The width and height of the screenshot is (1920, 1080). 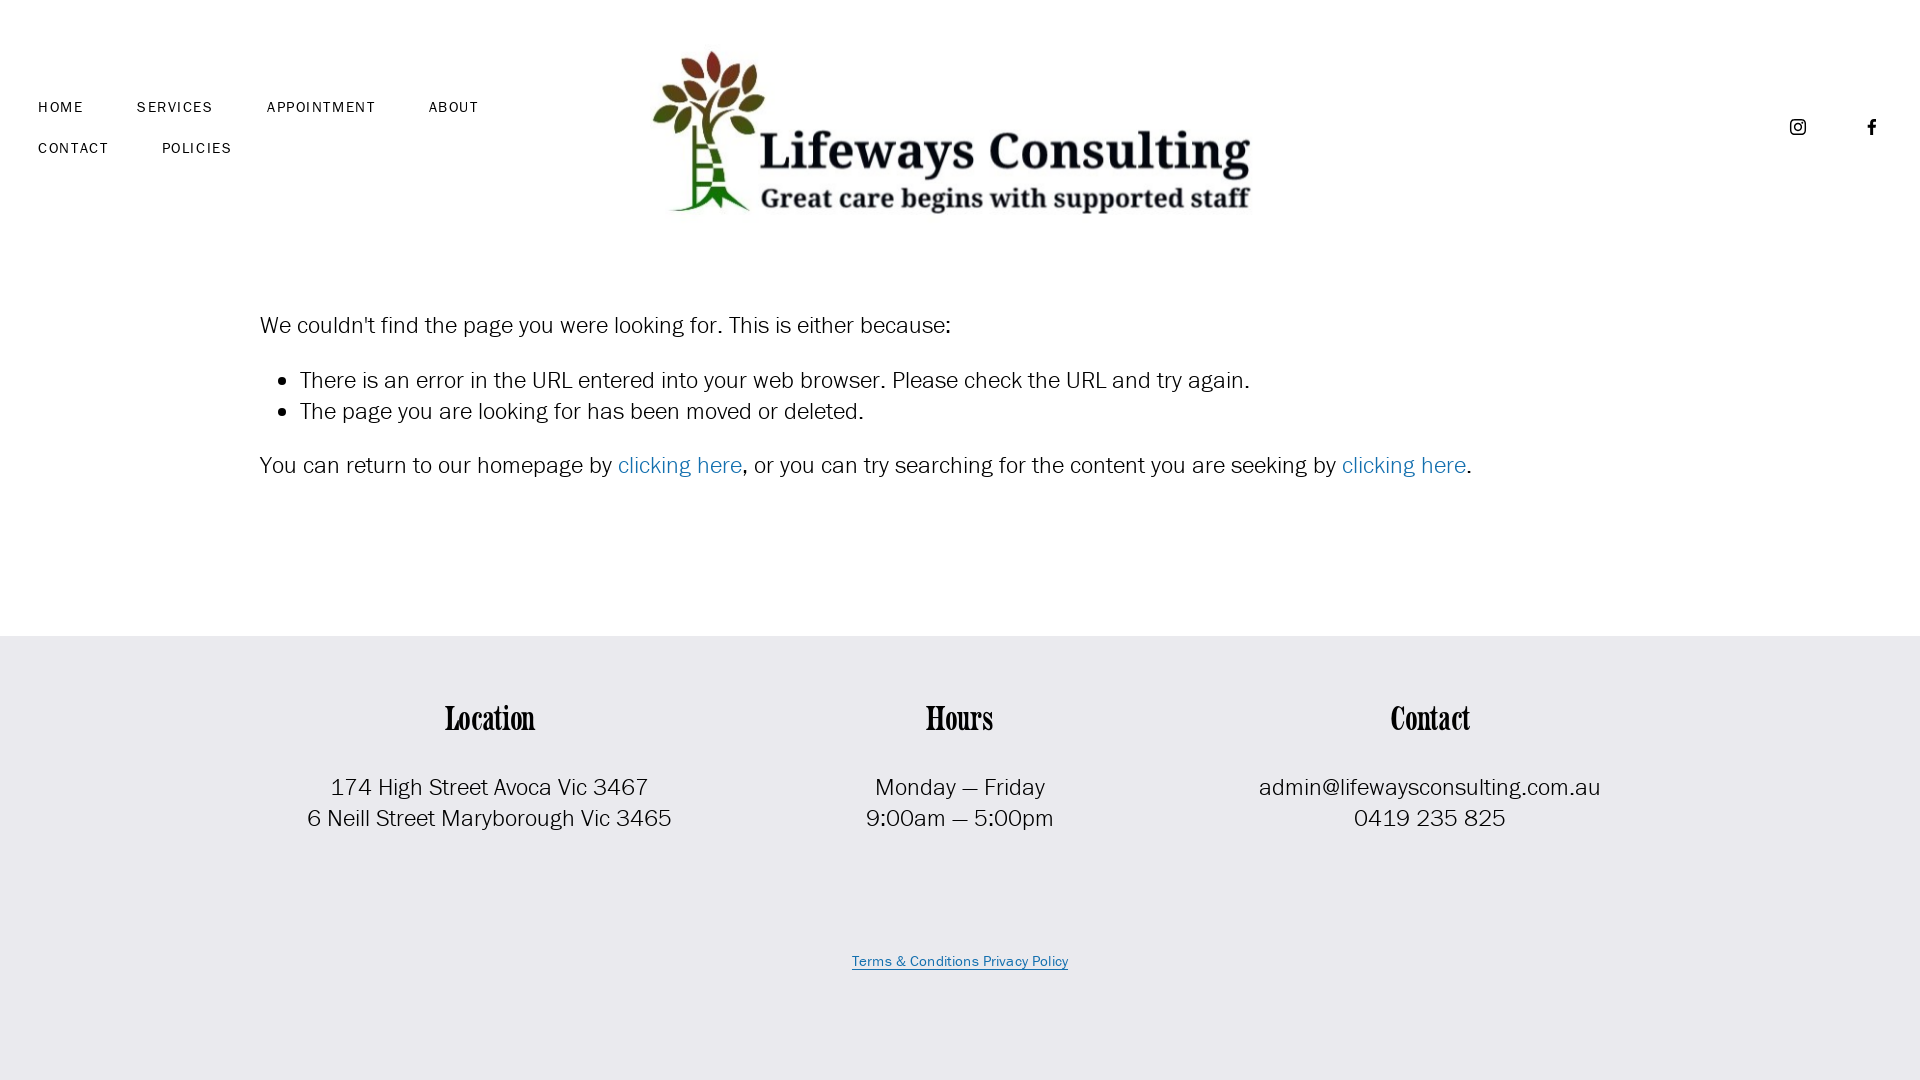 What do you see at coordinates (60, 106) in the screenshot?
I see `'HOME'` at bounding box center [60, 106].